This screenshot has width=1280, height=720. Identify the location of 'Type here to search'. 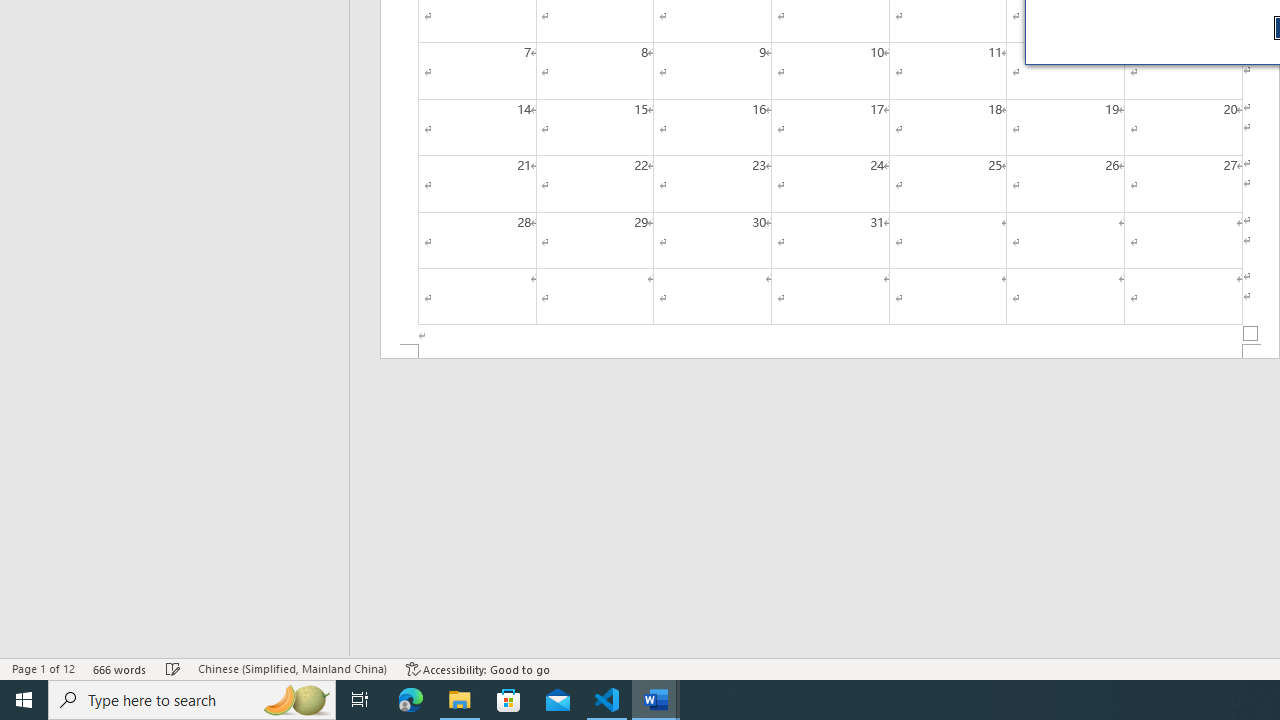
(192, 698).